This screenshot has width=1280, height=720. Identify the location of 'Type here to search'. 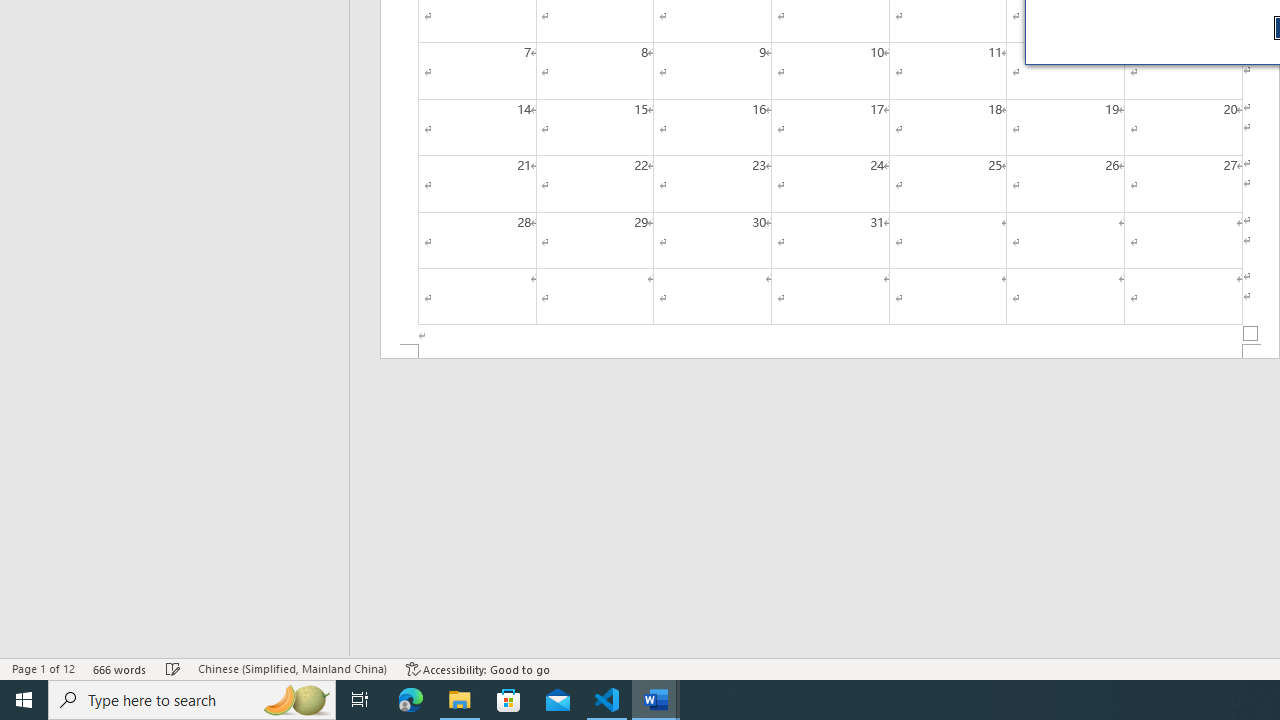
(192, 698).